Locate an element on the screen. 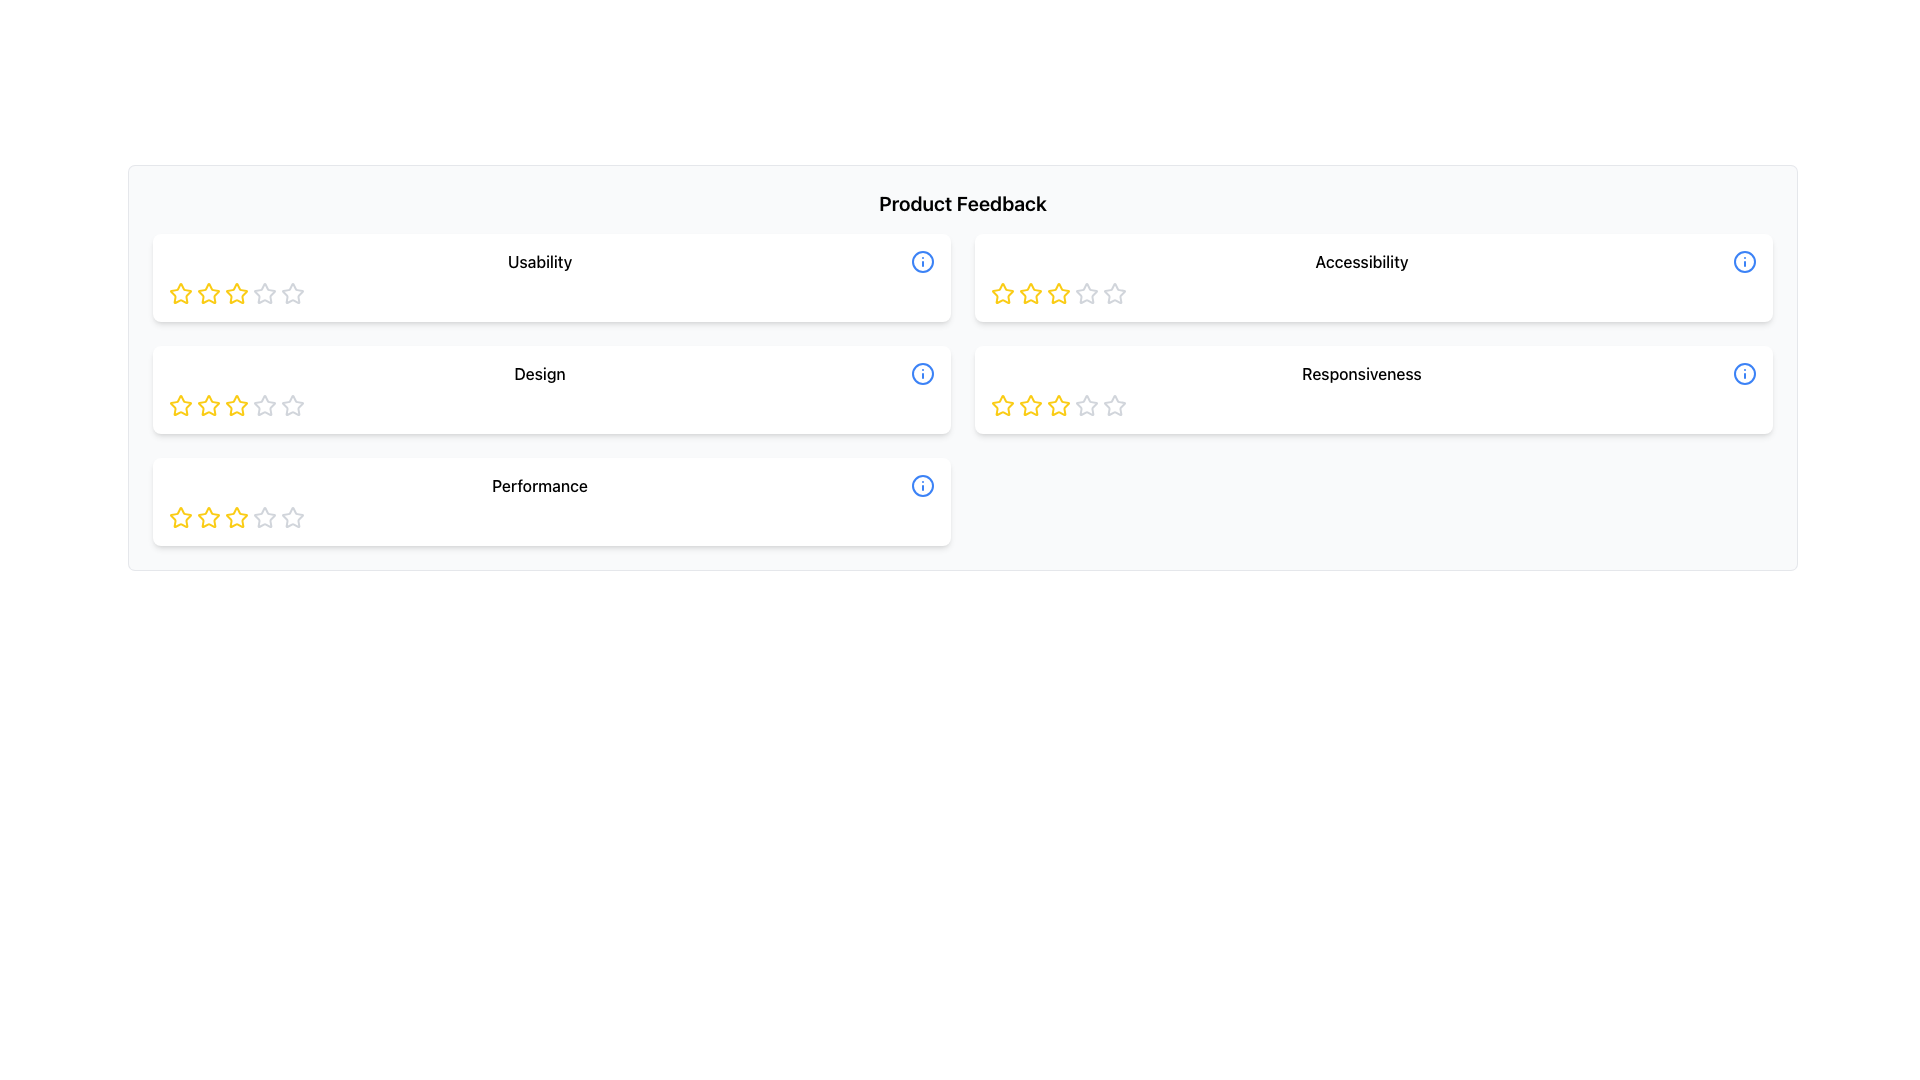 The height and width of the screenshot is (1080, 1920). the second star icon representing a rating level in the 'Design' row for interaction is located at coordinates (181, 405).